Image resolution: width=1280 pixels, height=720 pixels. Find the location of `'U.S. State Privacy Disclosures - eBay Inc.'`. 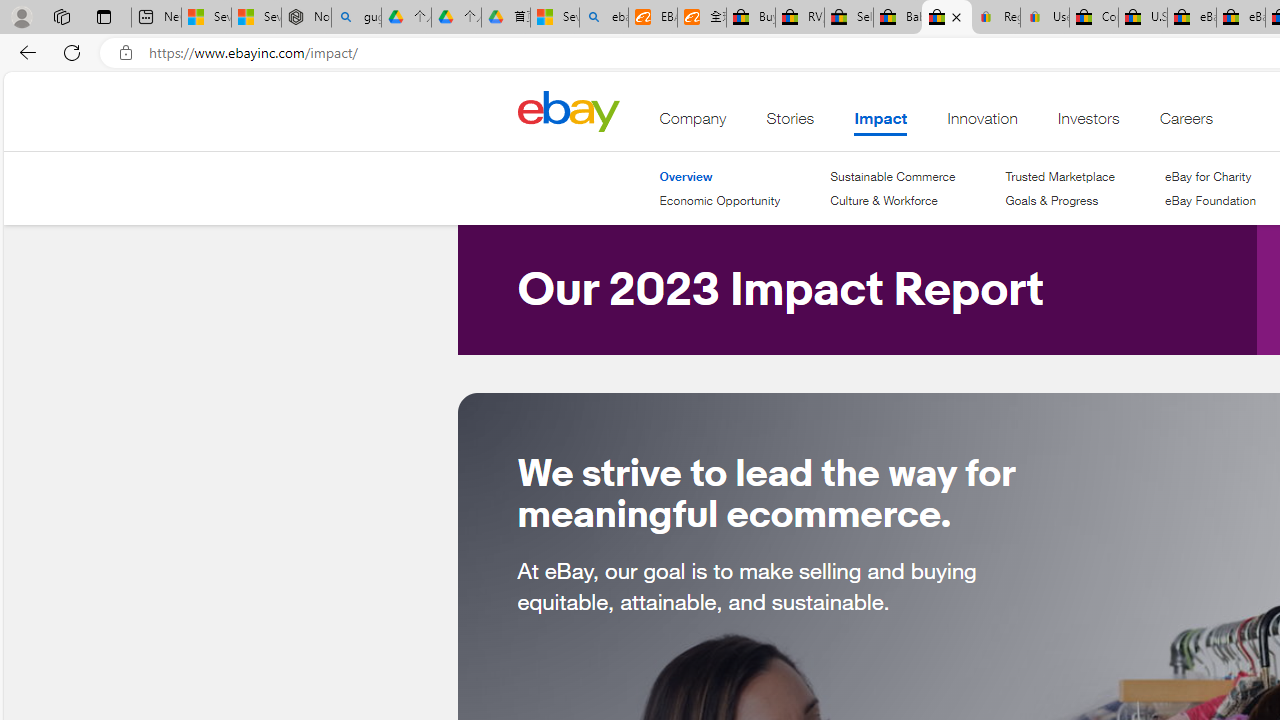

'U.S. State Privacy Disclosures - eBay Inc.' is located at coordinates (1143, 17).